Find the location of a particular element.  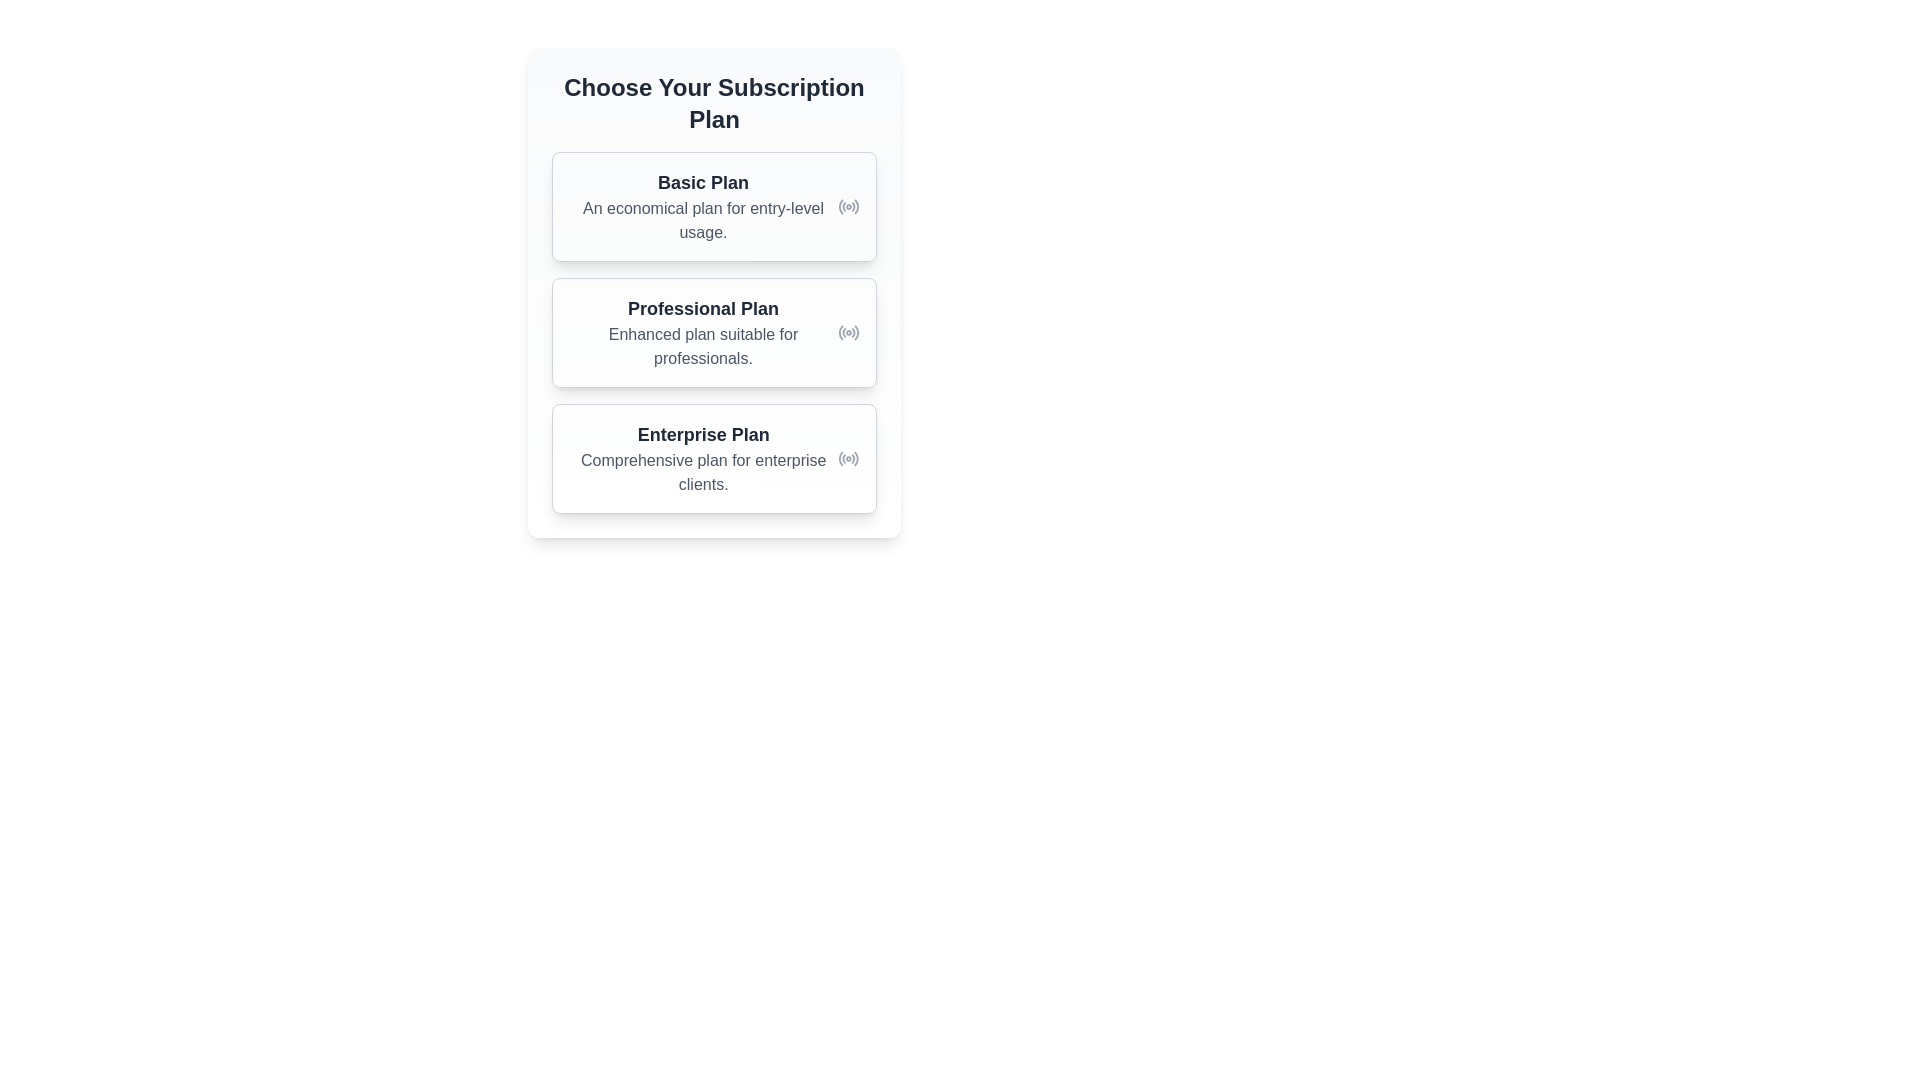

the indicative icon representing the 'Basic Plan' subscription option, located to the right of the 'Basic Plan' text and description is located at coordinates (849, 207).